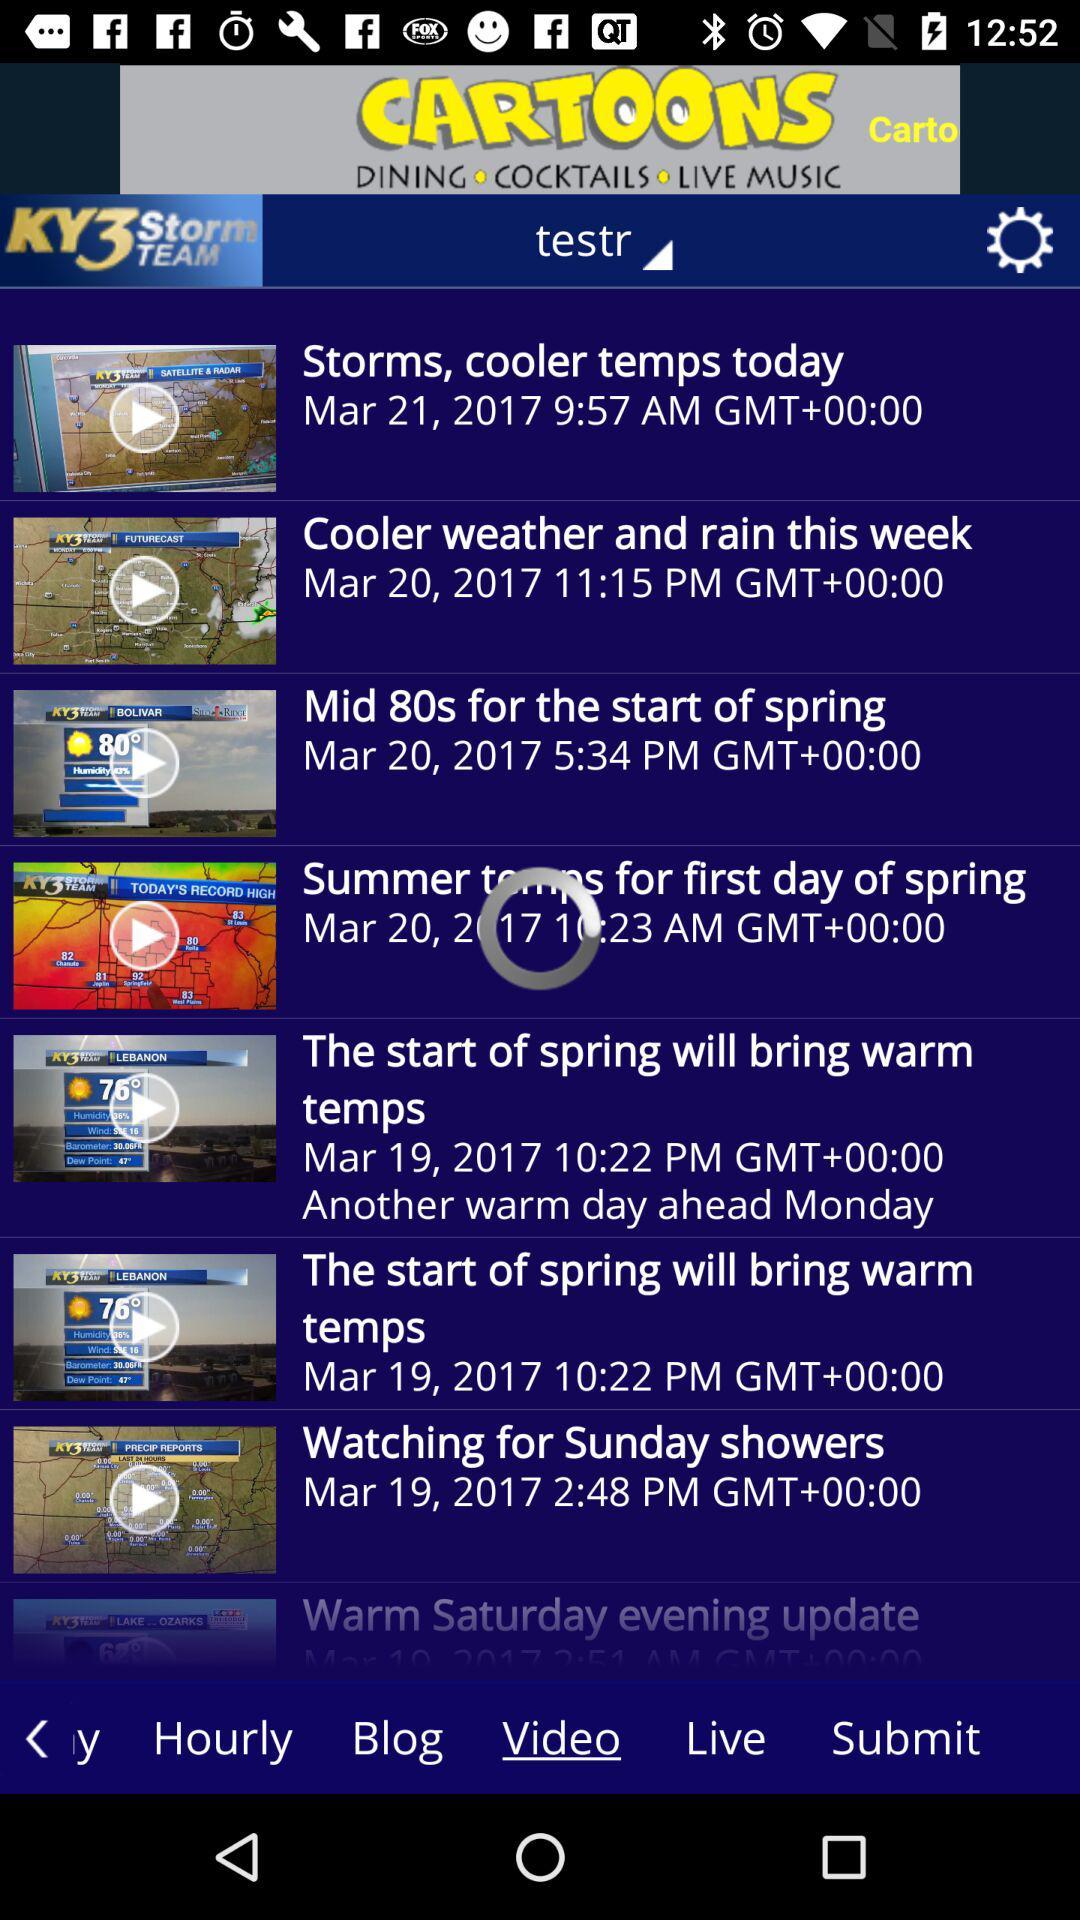 This screenshot has width=1080, height=1920. I want to click on the arrow_backward icon, so click(36, 1737).